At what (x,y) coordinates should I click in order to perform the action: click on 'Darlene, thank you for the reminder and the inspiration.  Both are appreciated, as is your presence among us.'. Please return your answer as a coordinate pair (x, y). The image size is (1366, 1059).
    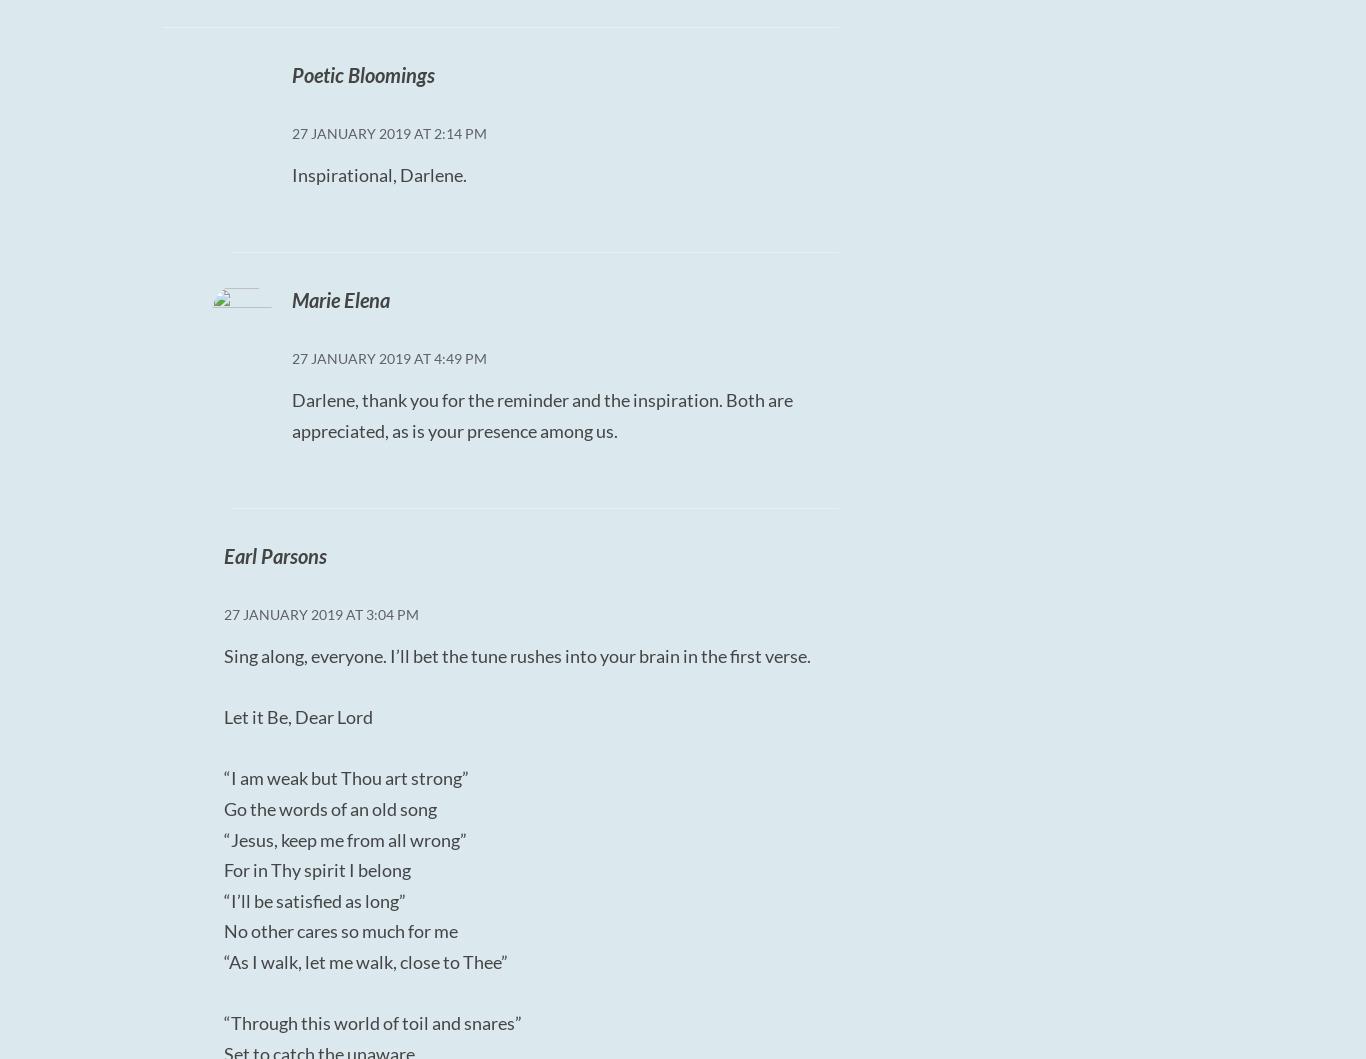
    Looking at the image, I should click on (290, 414).